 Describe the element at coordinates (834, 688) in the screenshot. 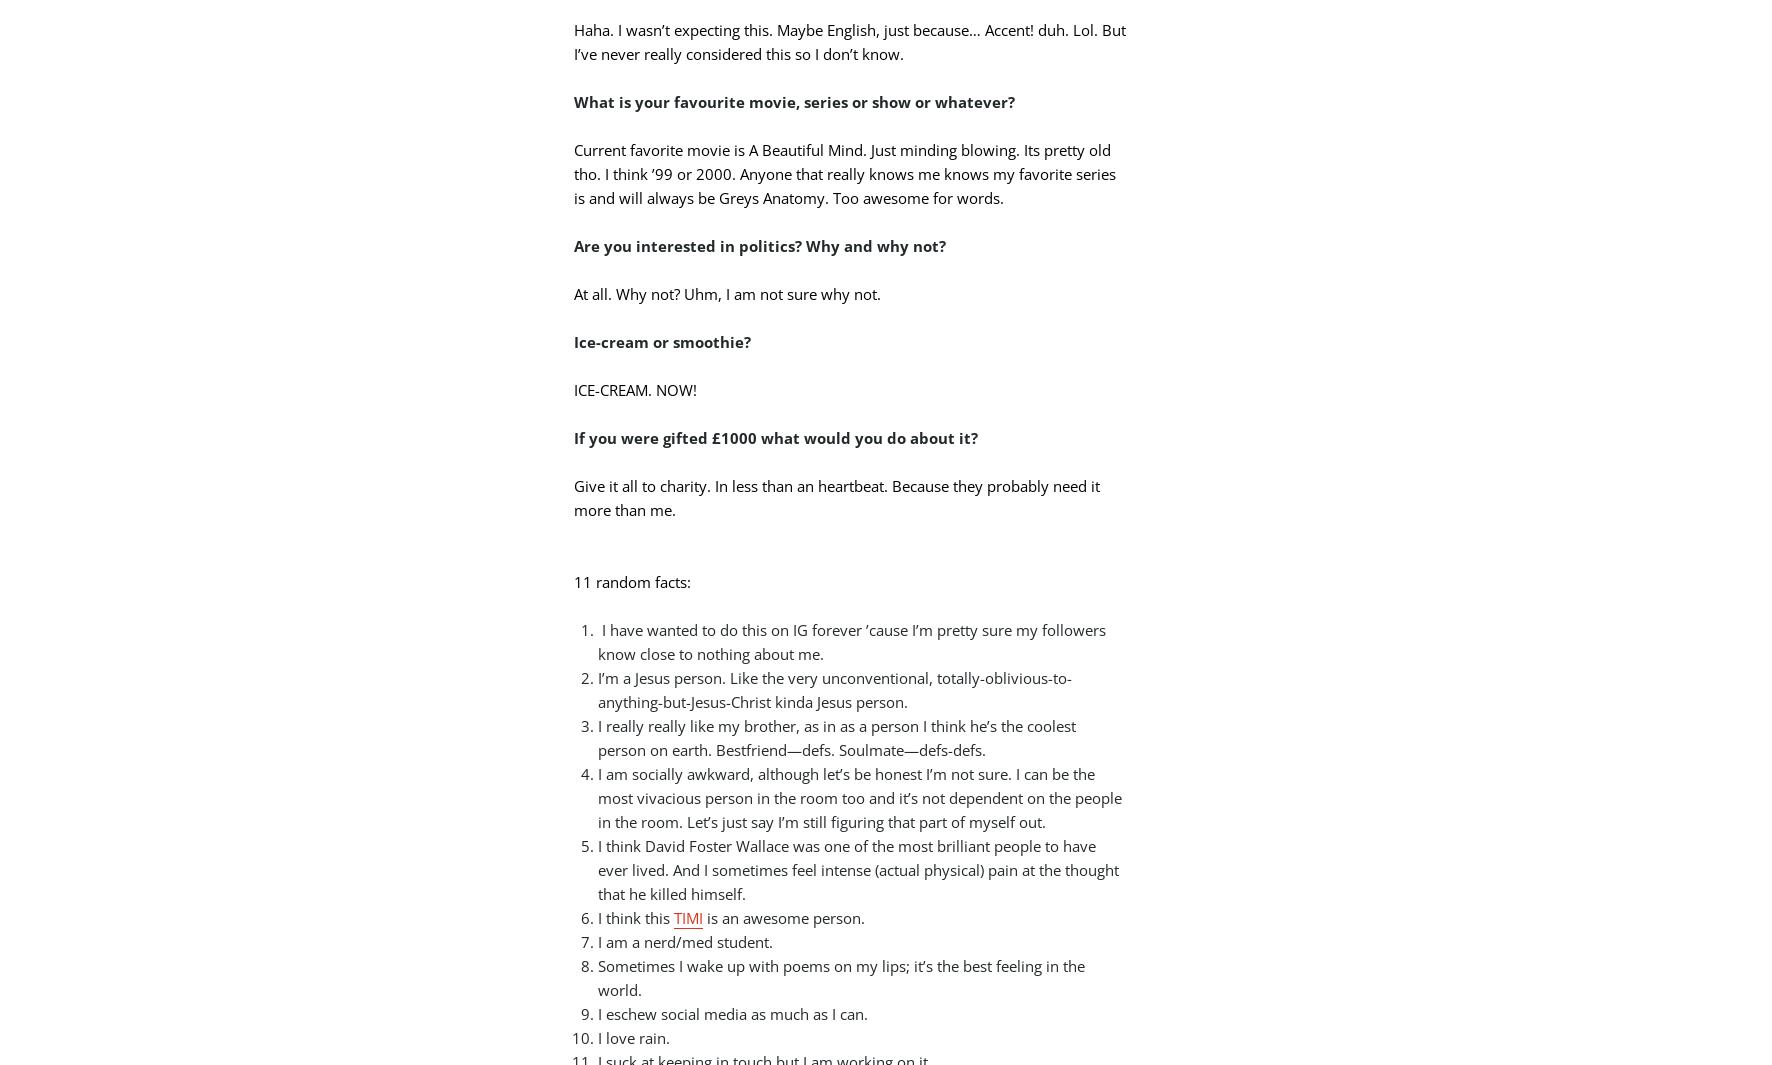

I see `'I’m a Jesus person. Like the very unconventional, totally-oblivious-to-anything-but-Jesus-Christ kinda Jesus person.'` at that location.